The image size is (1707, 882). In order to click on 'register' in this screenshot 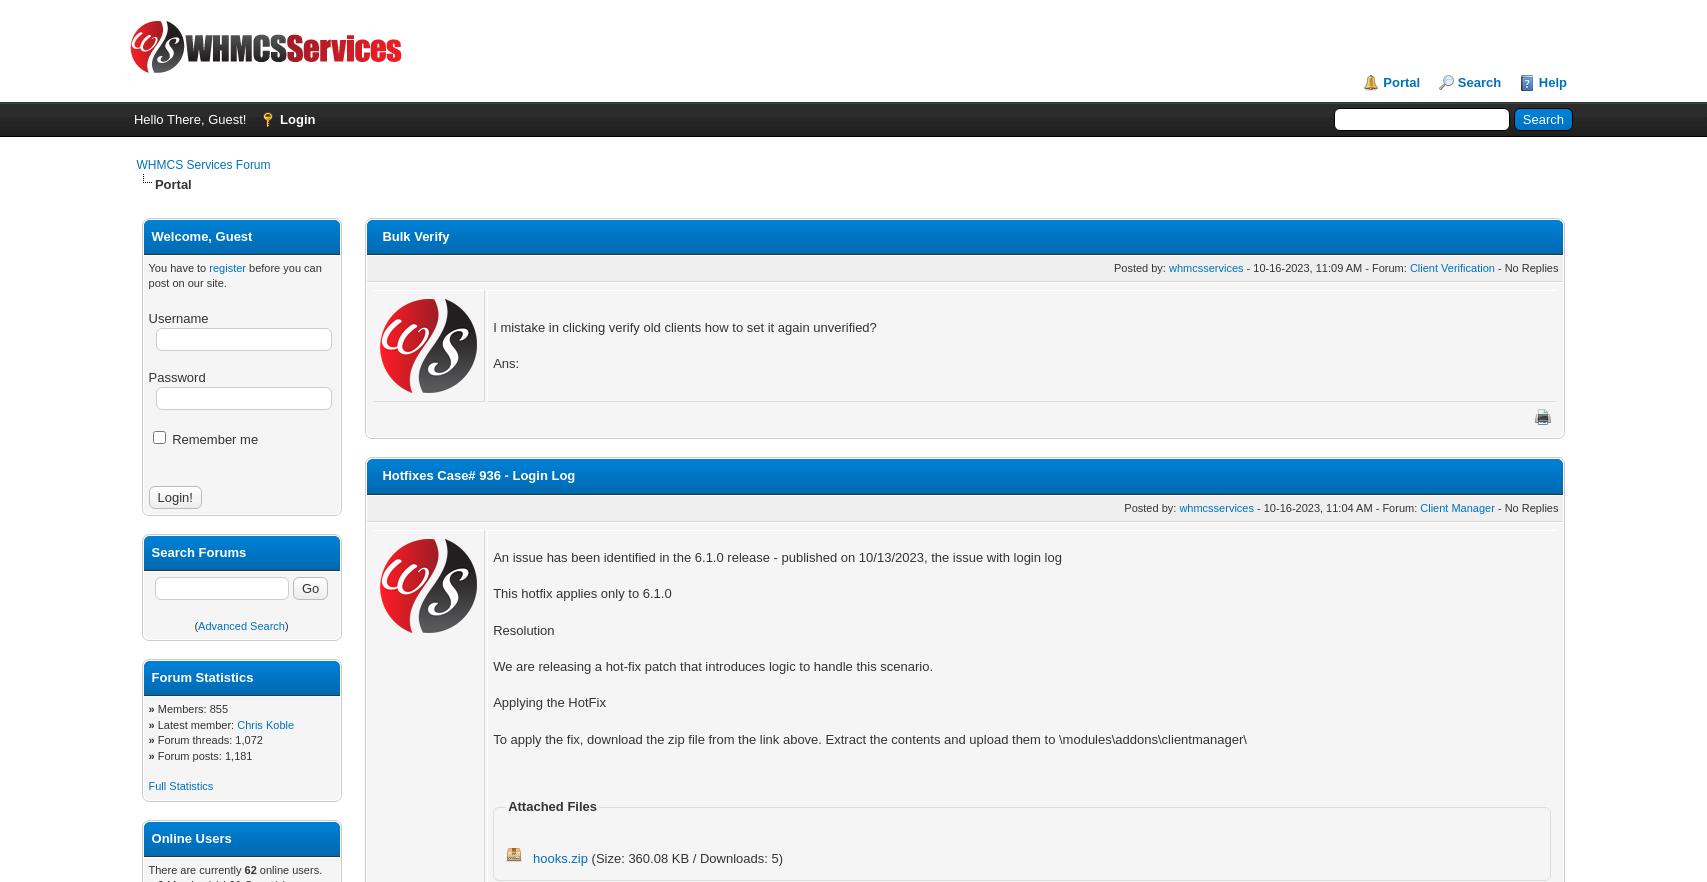, I will do `click(227, 266)`.